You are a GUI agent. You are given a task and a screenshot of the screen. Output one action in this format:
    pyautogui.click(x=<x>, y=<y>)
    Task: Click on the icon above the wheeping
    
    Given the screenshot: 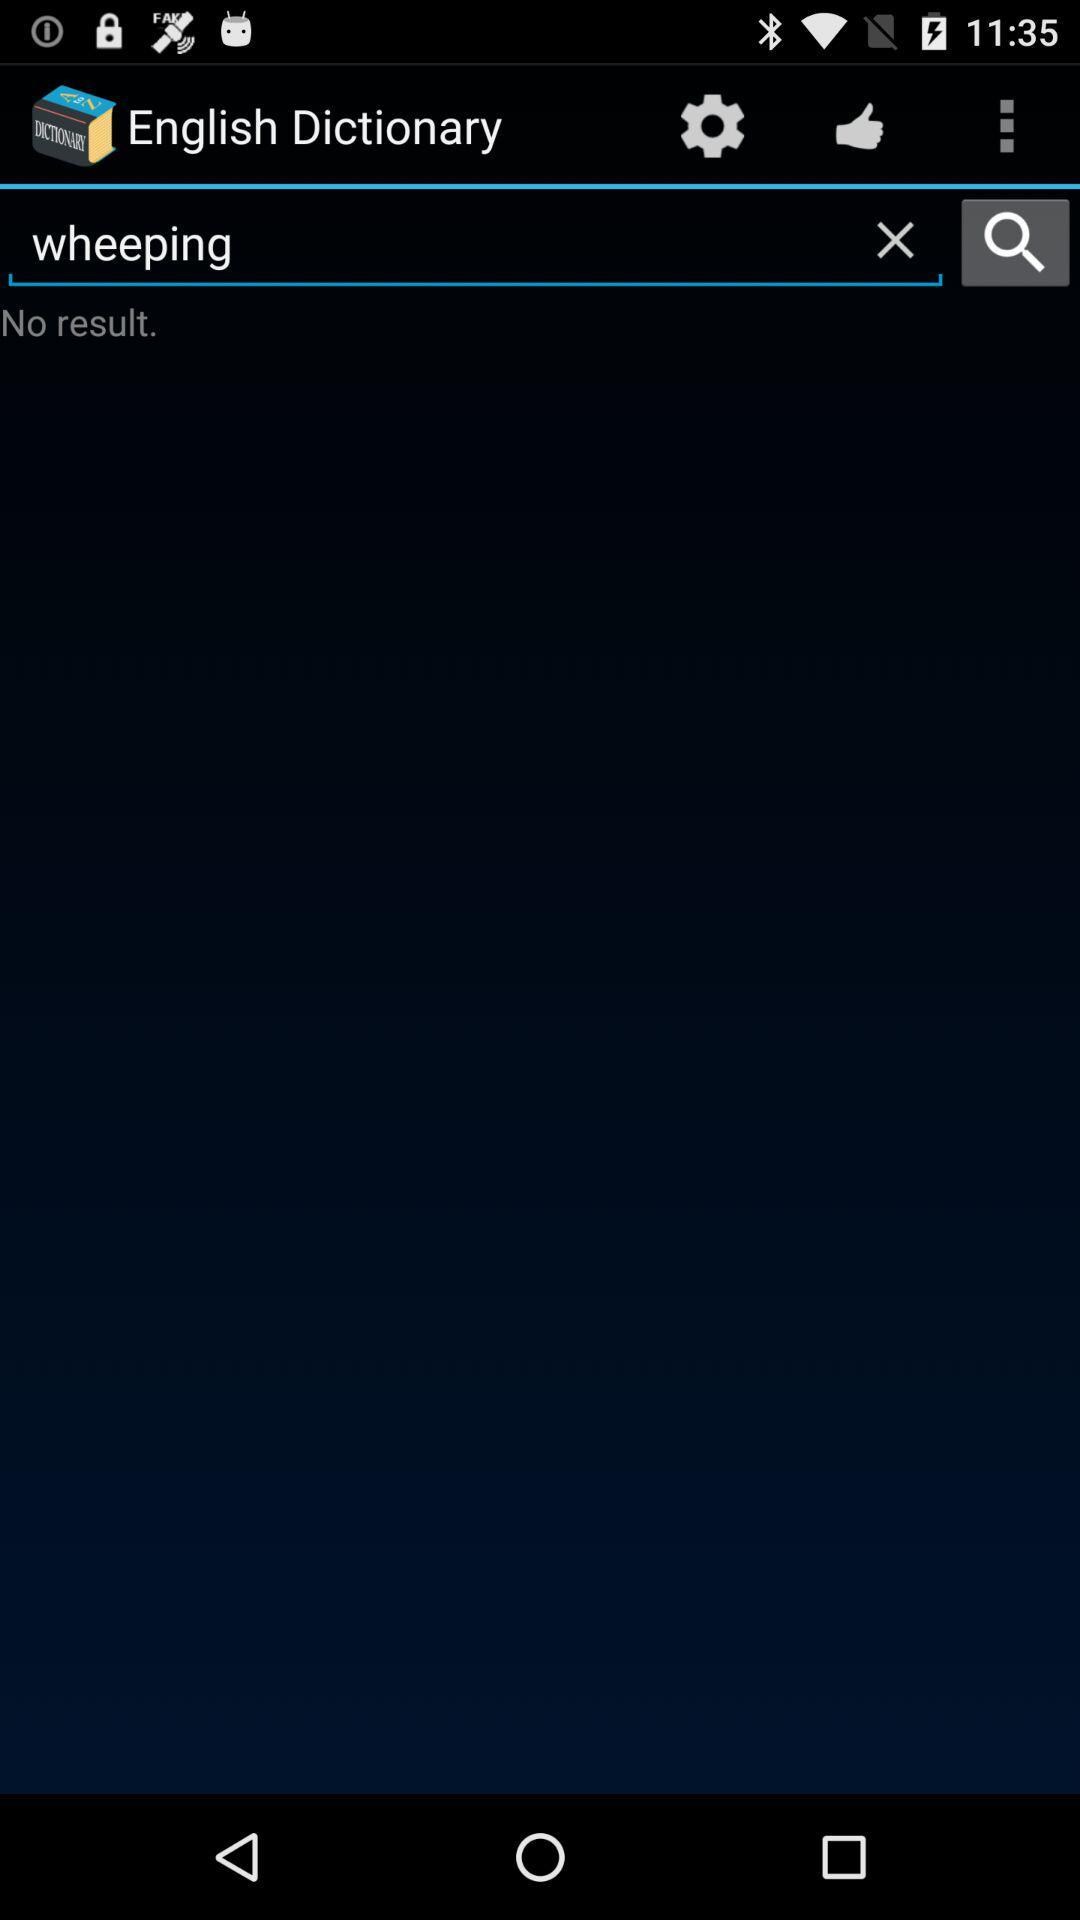 What is the action you would take?
    pyautogui.click(x=858, y=124)
    